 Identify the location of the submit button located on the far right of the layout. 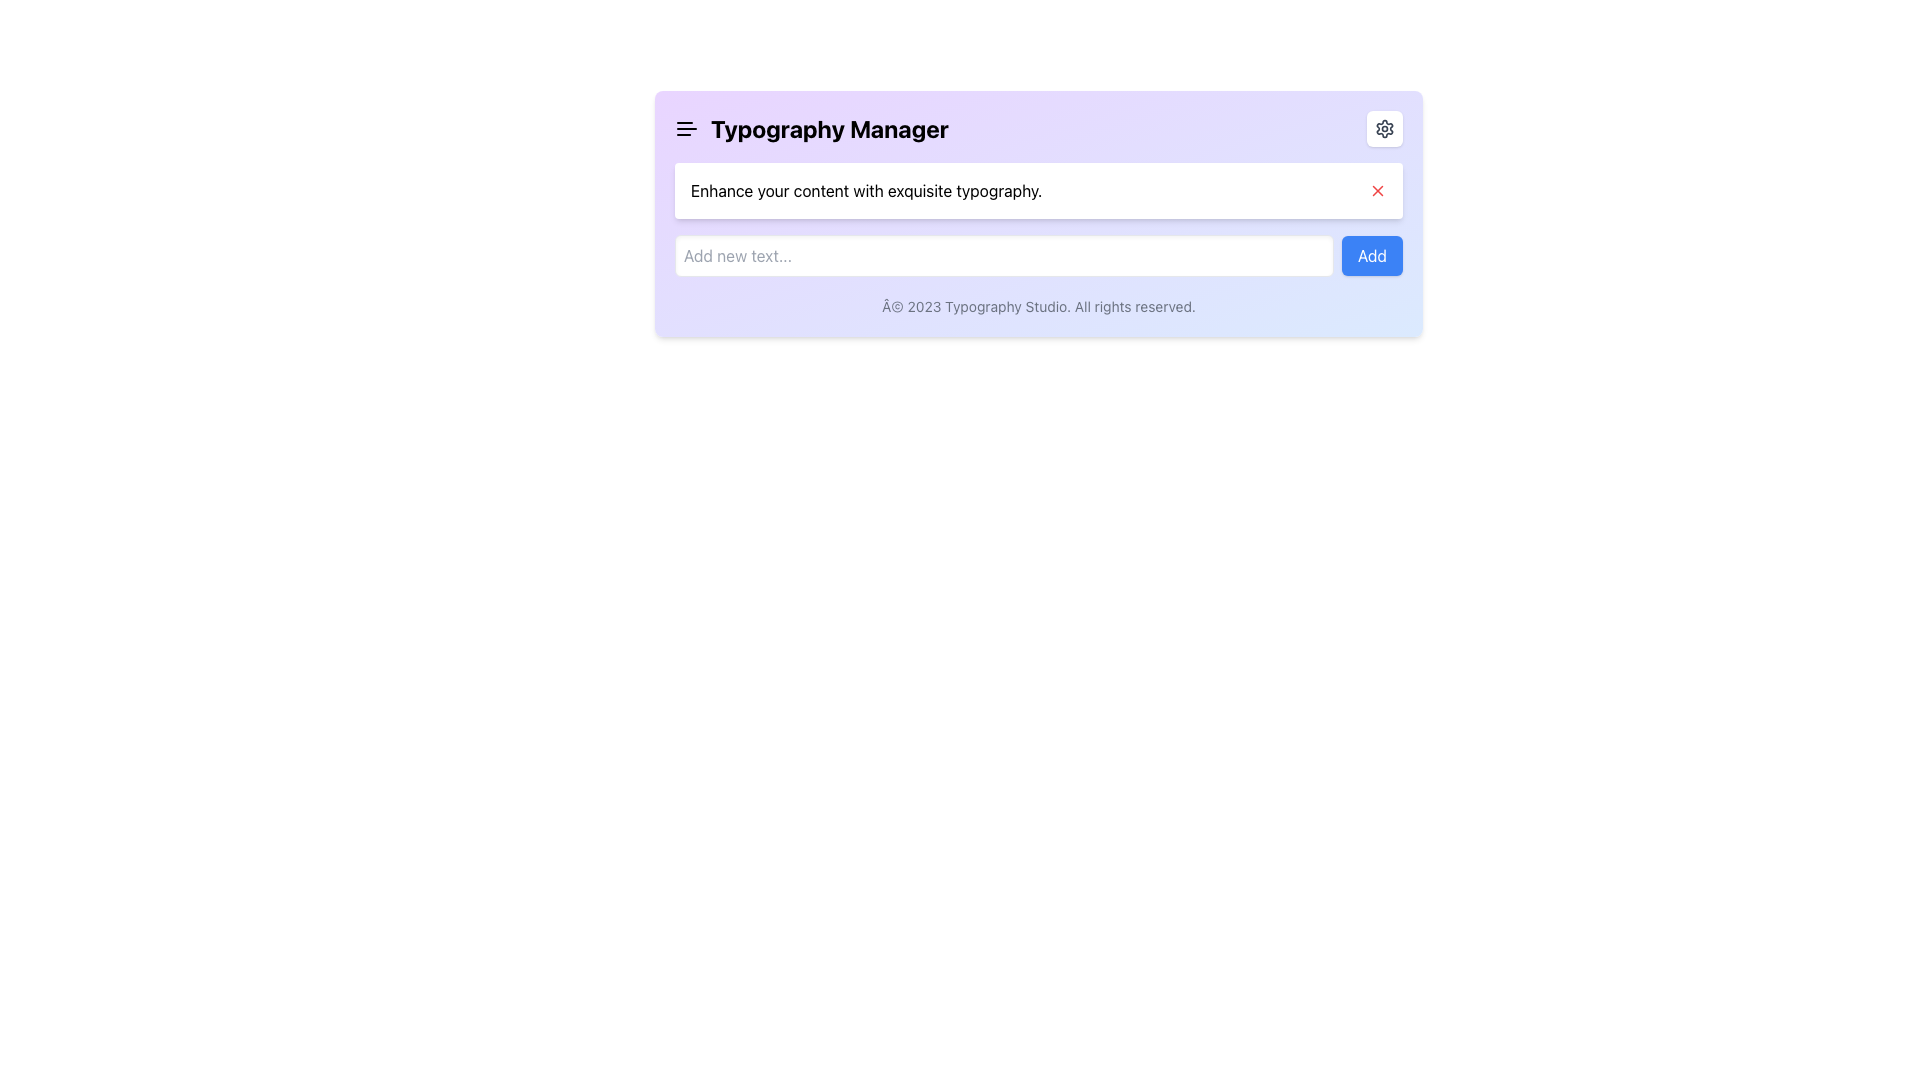
(1371, 254).